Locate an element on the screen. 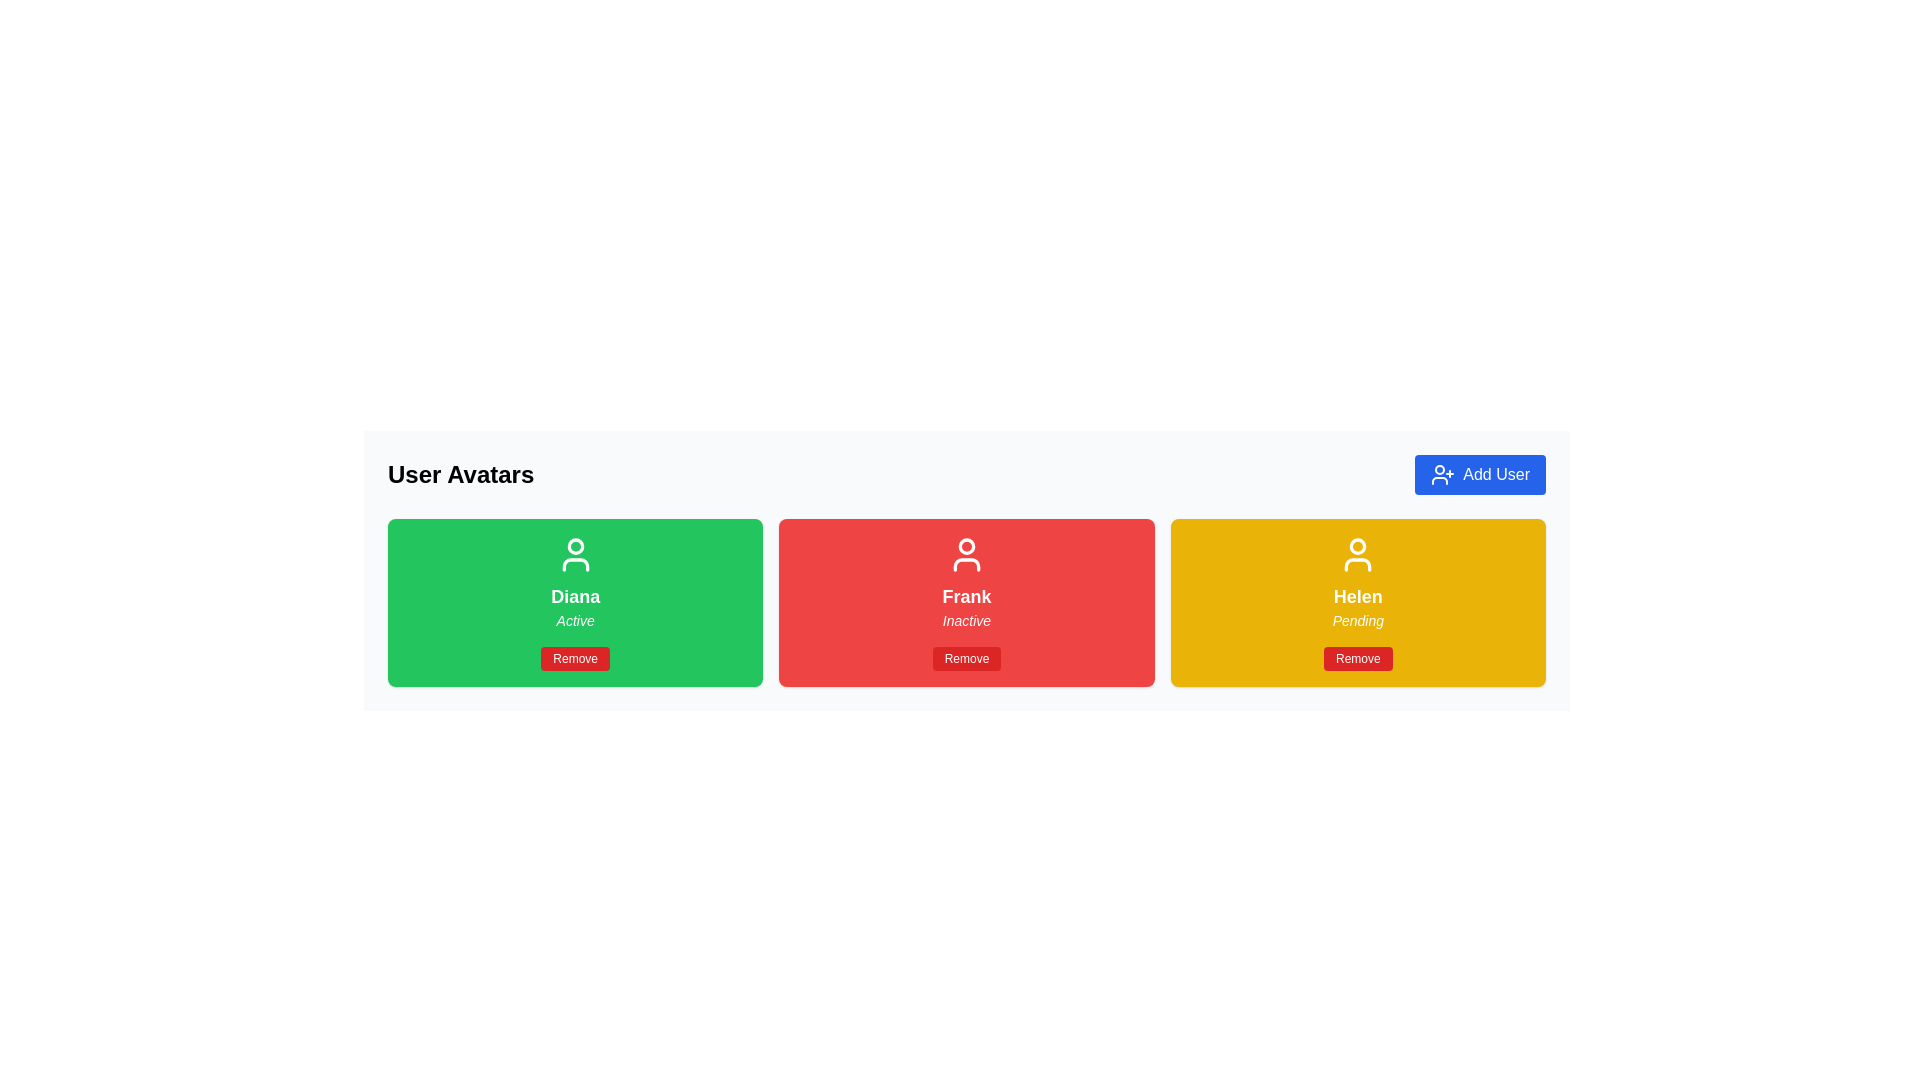 The image size is (1920, 1080). the user profile icon located at the upper center of the yellow card, which is the third card in a row, serving as a graphical representation of user-related actions or information is located at coordinates (1358, 555).